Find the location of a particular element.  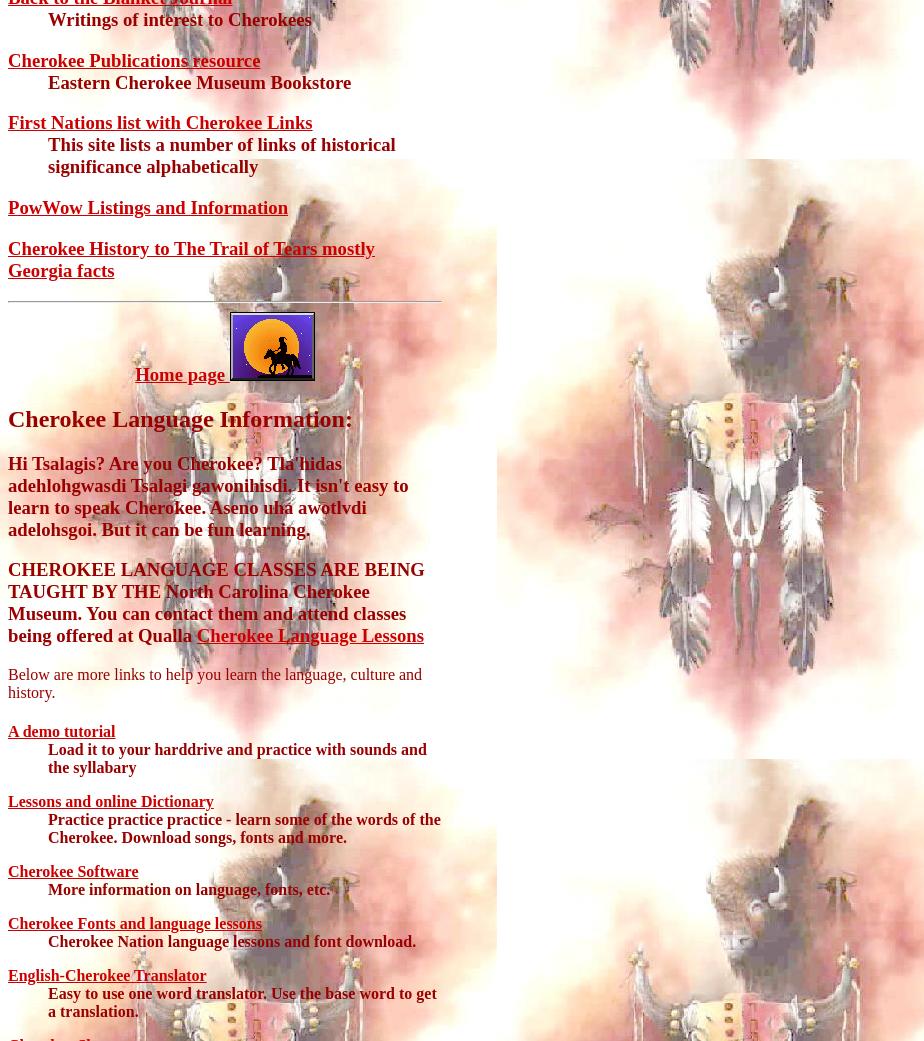

'Cherokee Publications resource' is located at coordinates (8, 58).